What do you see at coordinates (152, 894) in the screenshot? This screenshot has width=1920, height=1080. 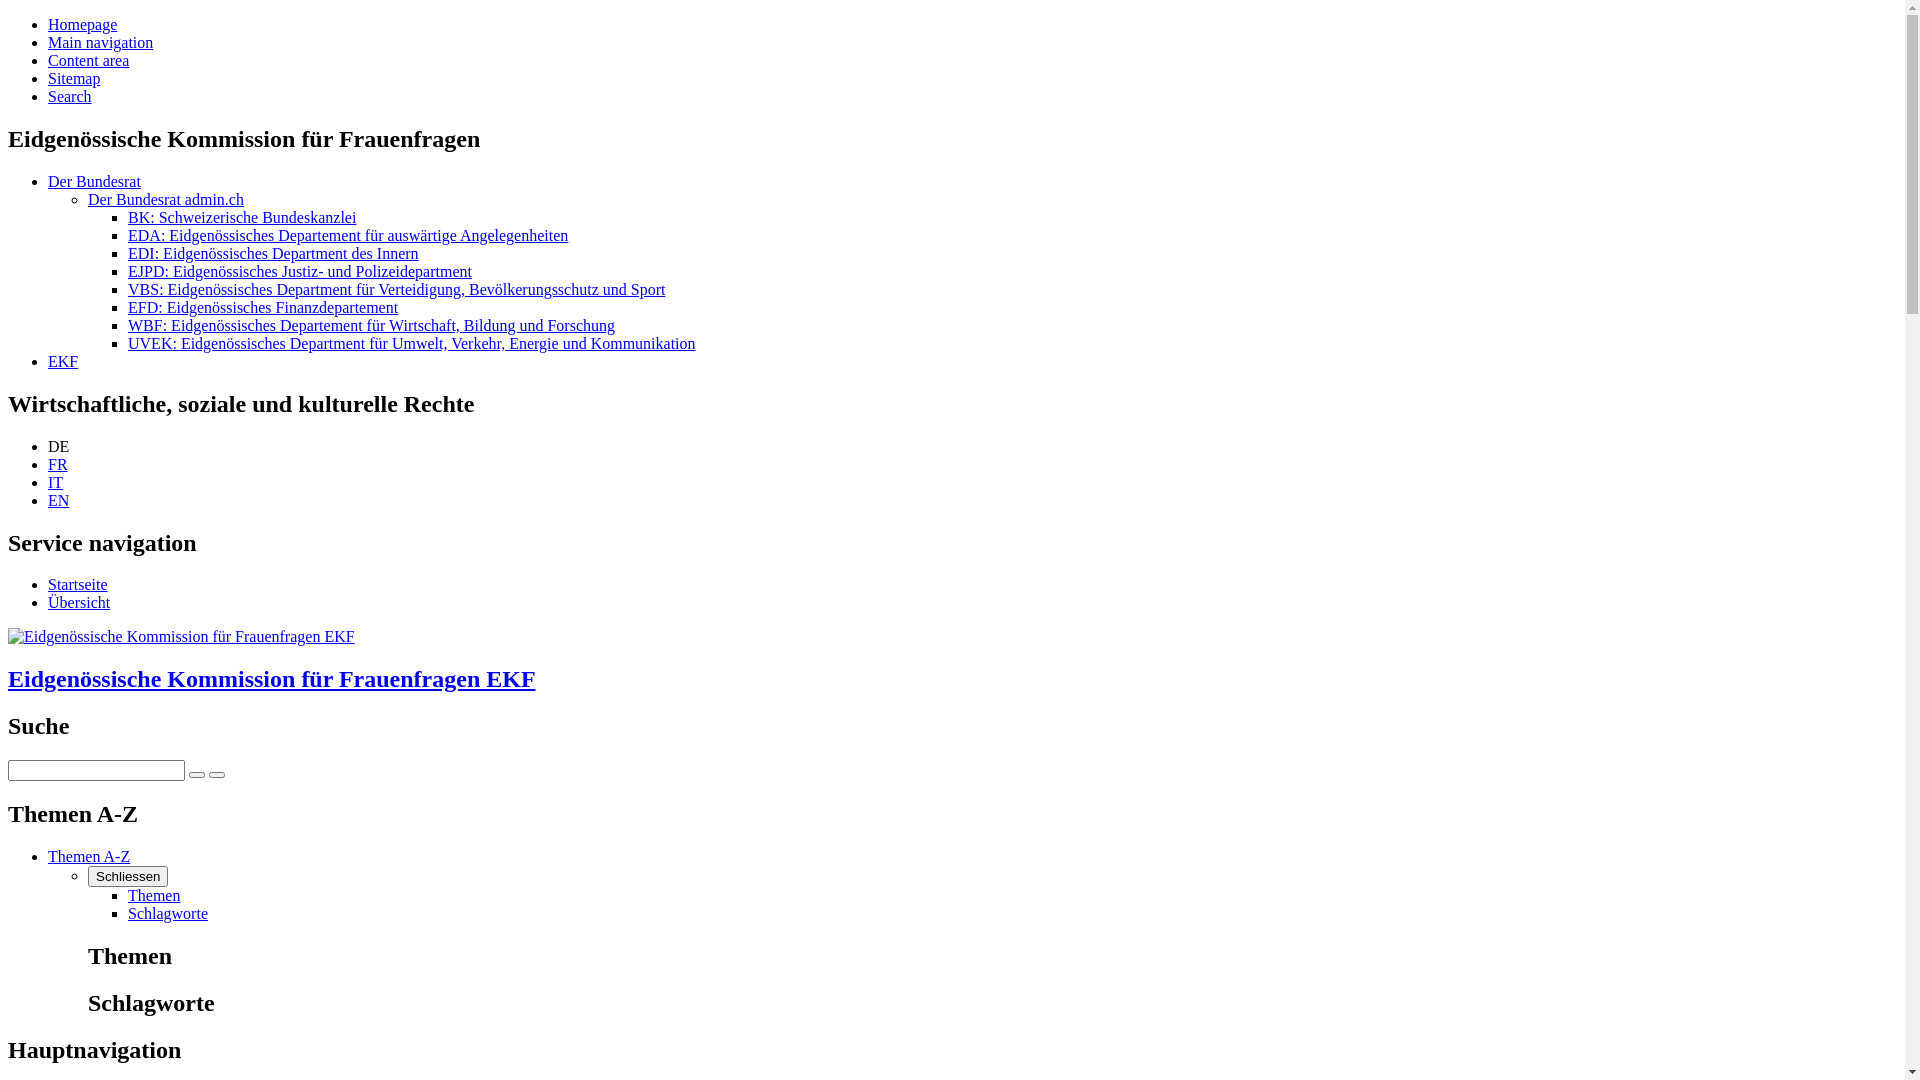 I see `'Themen'` at bounding box center [152, 894].